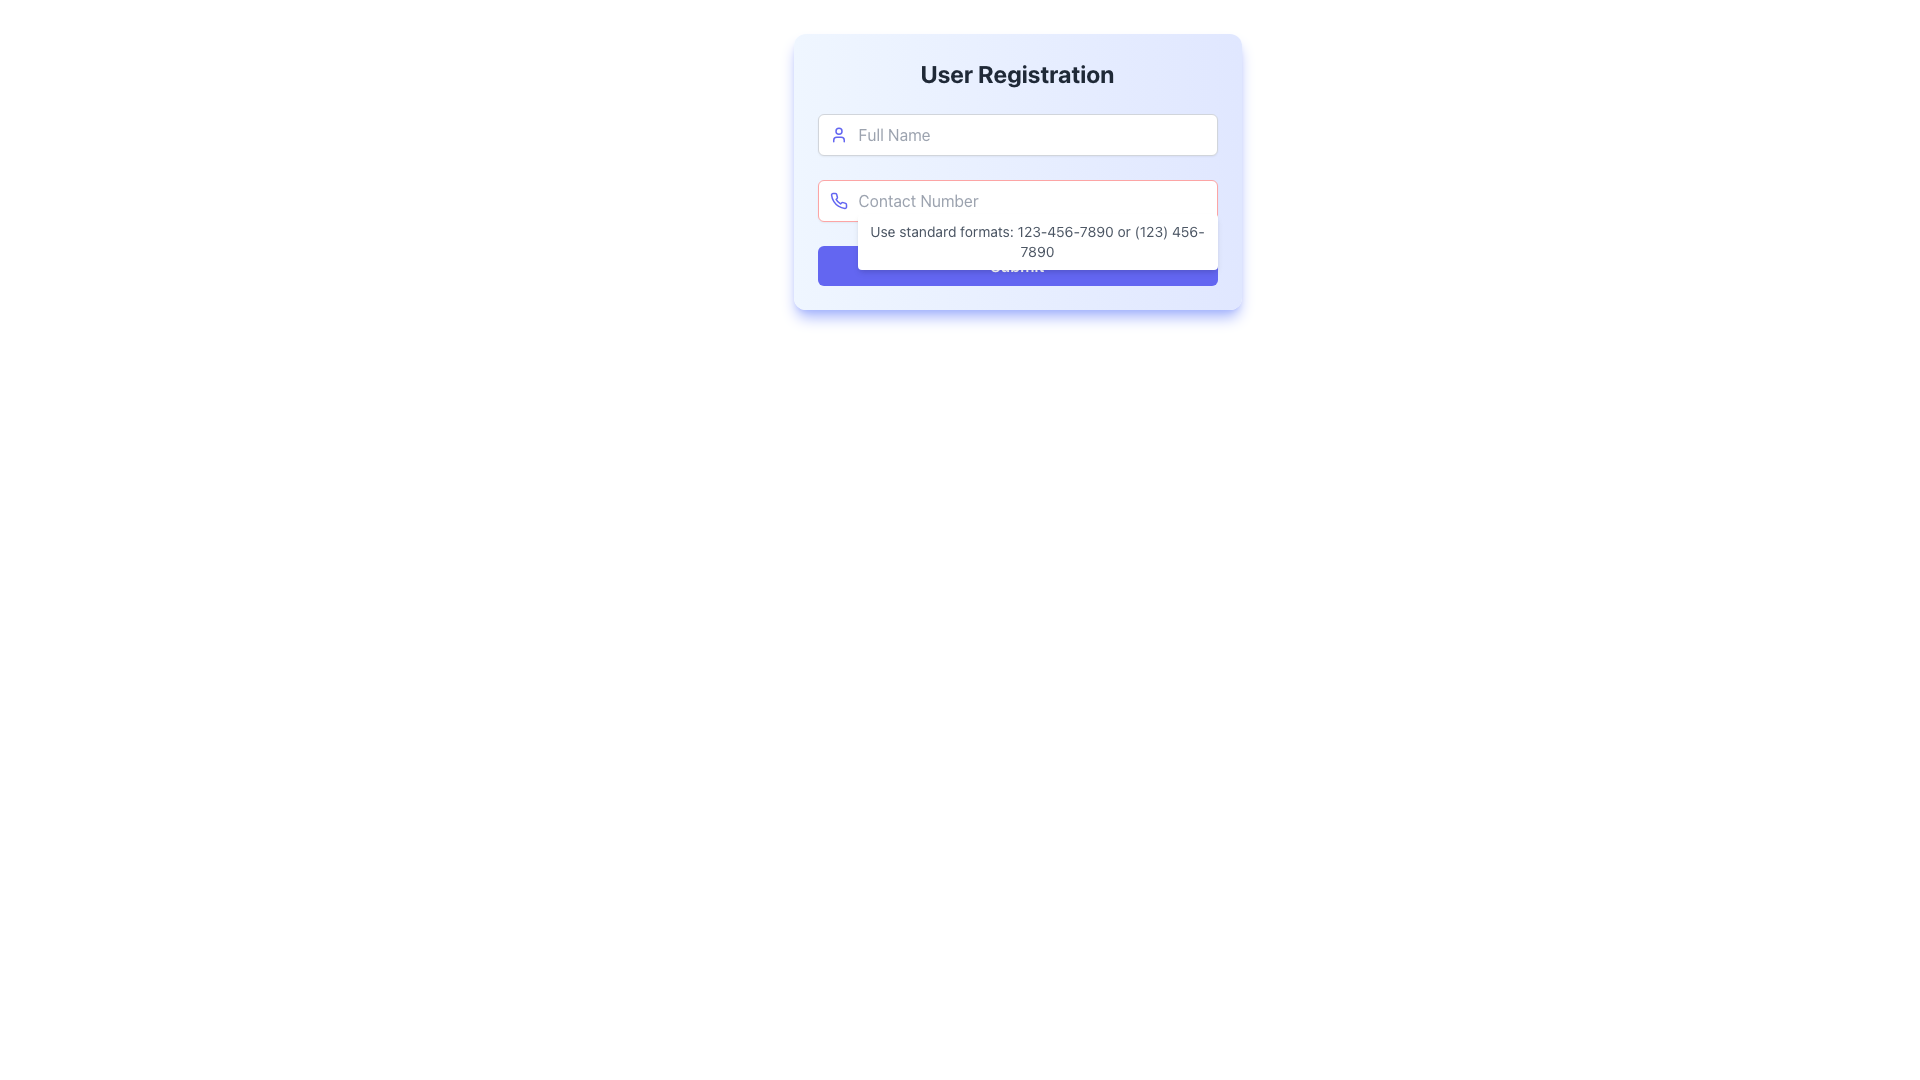 This screenshot has height=1080, width=1920. Describe the element at coordinates (1017, 72) in the screenshot. I see `the Header Text element that serves as the title for the user registration form, indicating the form's purpose` at that location.